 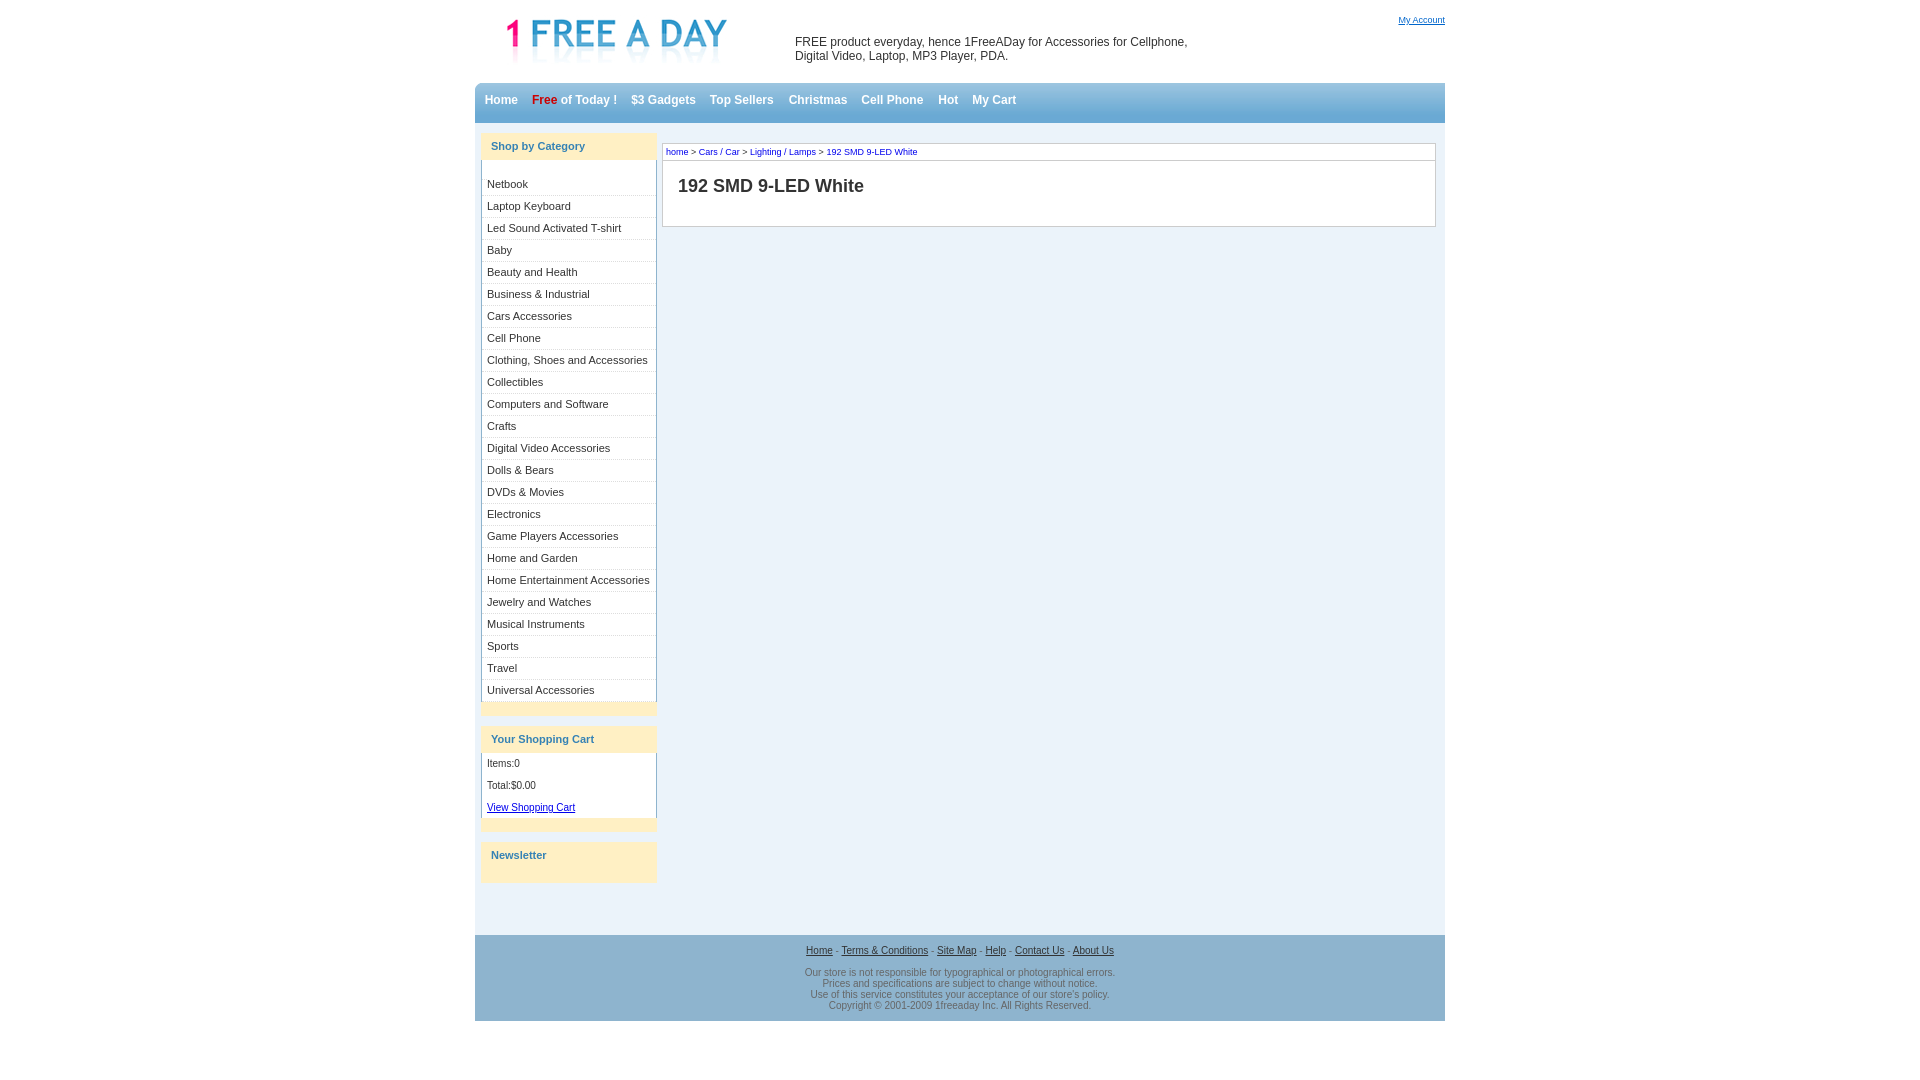 I want to click on 'Clothing, Shoes and Accessories', so click(x=570, y=358).